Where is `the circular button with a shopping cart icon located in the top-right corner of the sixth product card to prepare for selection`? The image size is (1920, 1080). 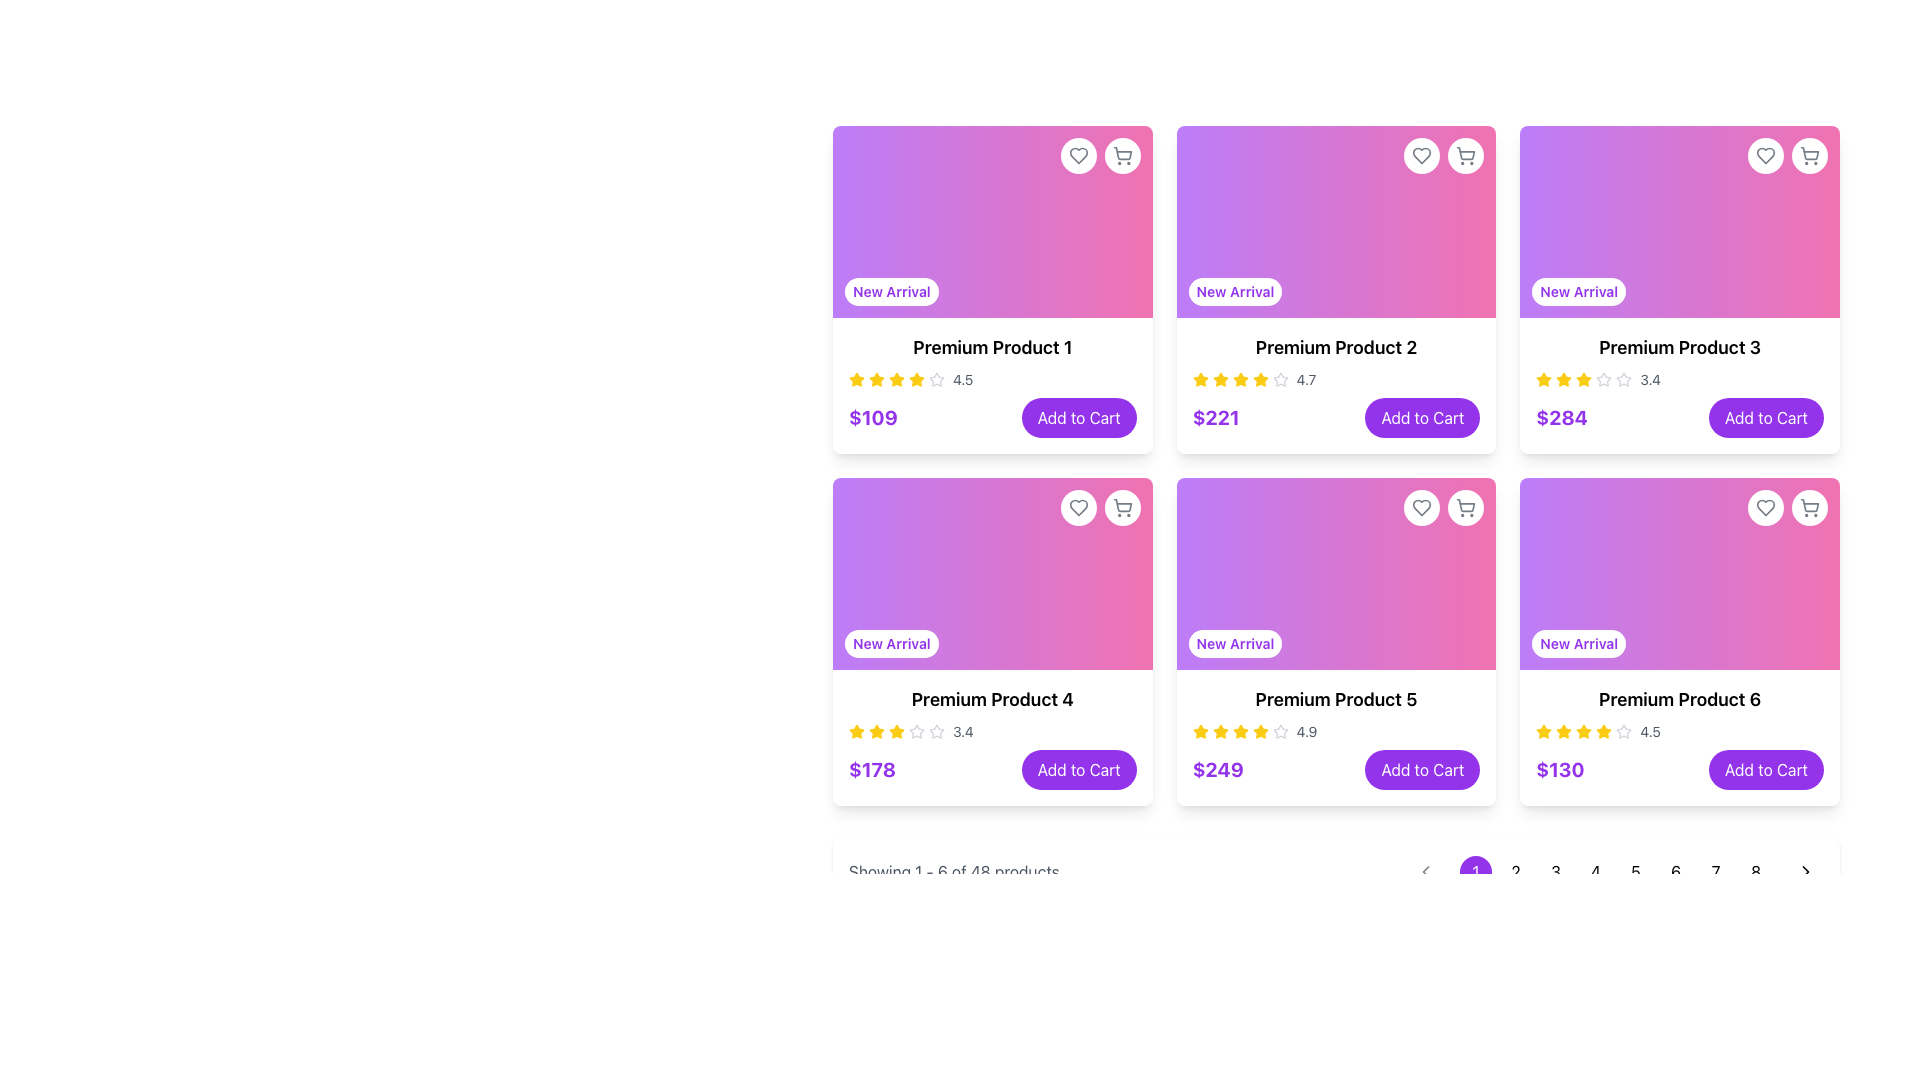 the circular button with a shopping cart icon located in the top-right corner of the sixth product card to prepare for selection is located at coordinates (1809, 507).